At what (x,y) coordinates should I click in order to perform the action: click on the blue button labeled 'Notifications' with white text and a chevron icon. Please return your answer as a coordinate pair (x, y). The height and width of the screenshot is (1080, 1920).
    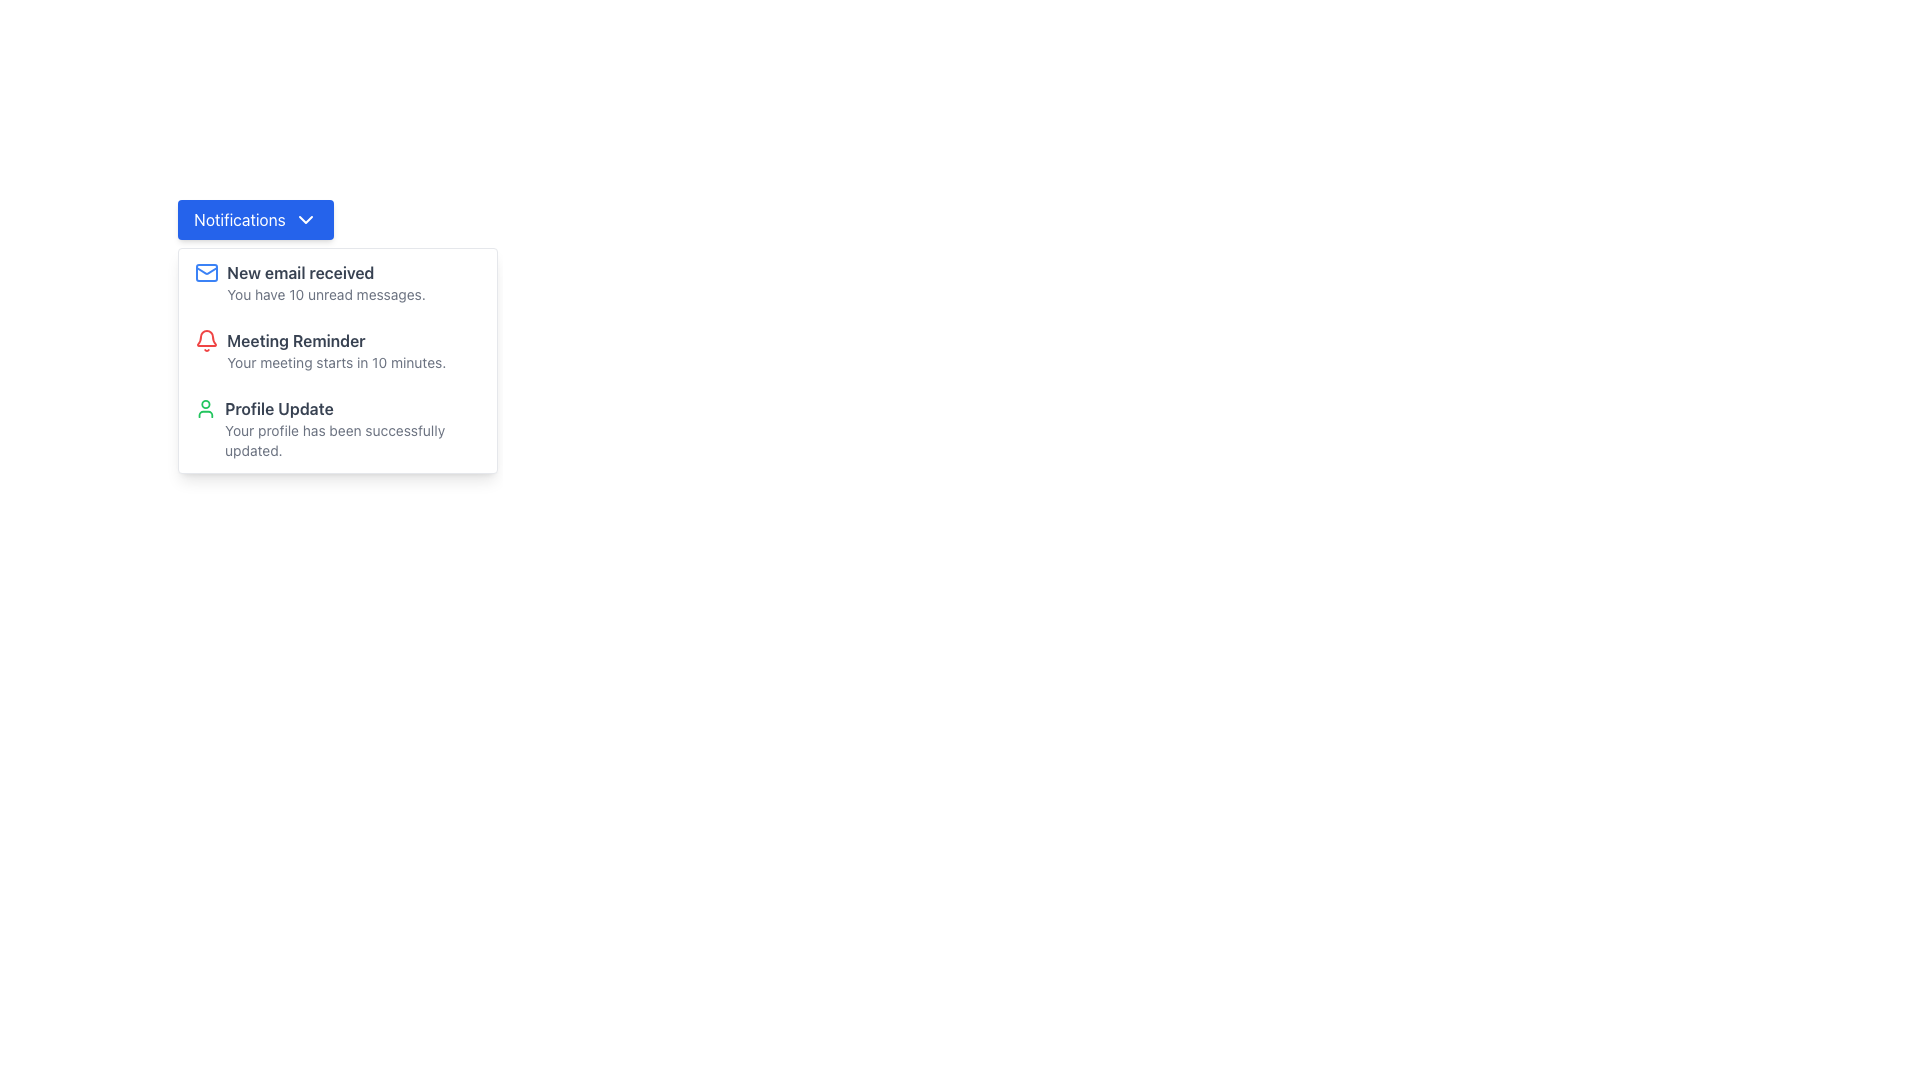
    Looking at the image, I should click on (254, 219).